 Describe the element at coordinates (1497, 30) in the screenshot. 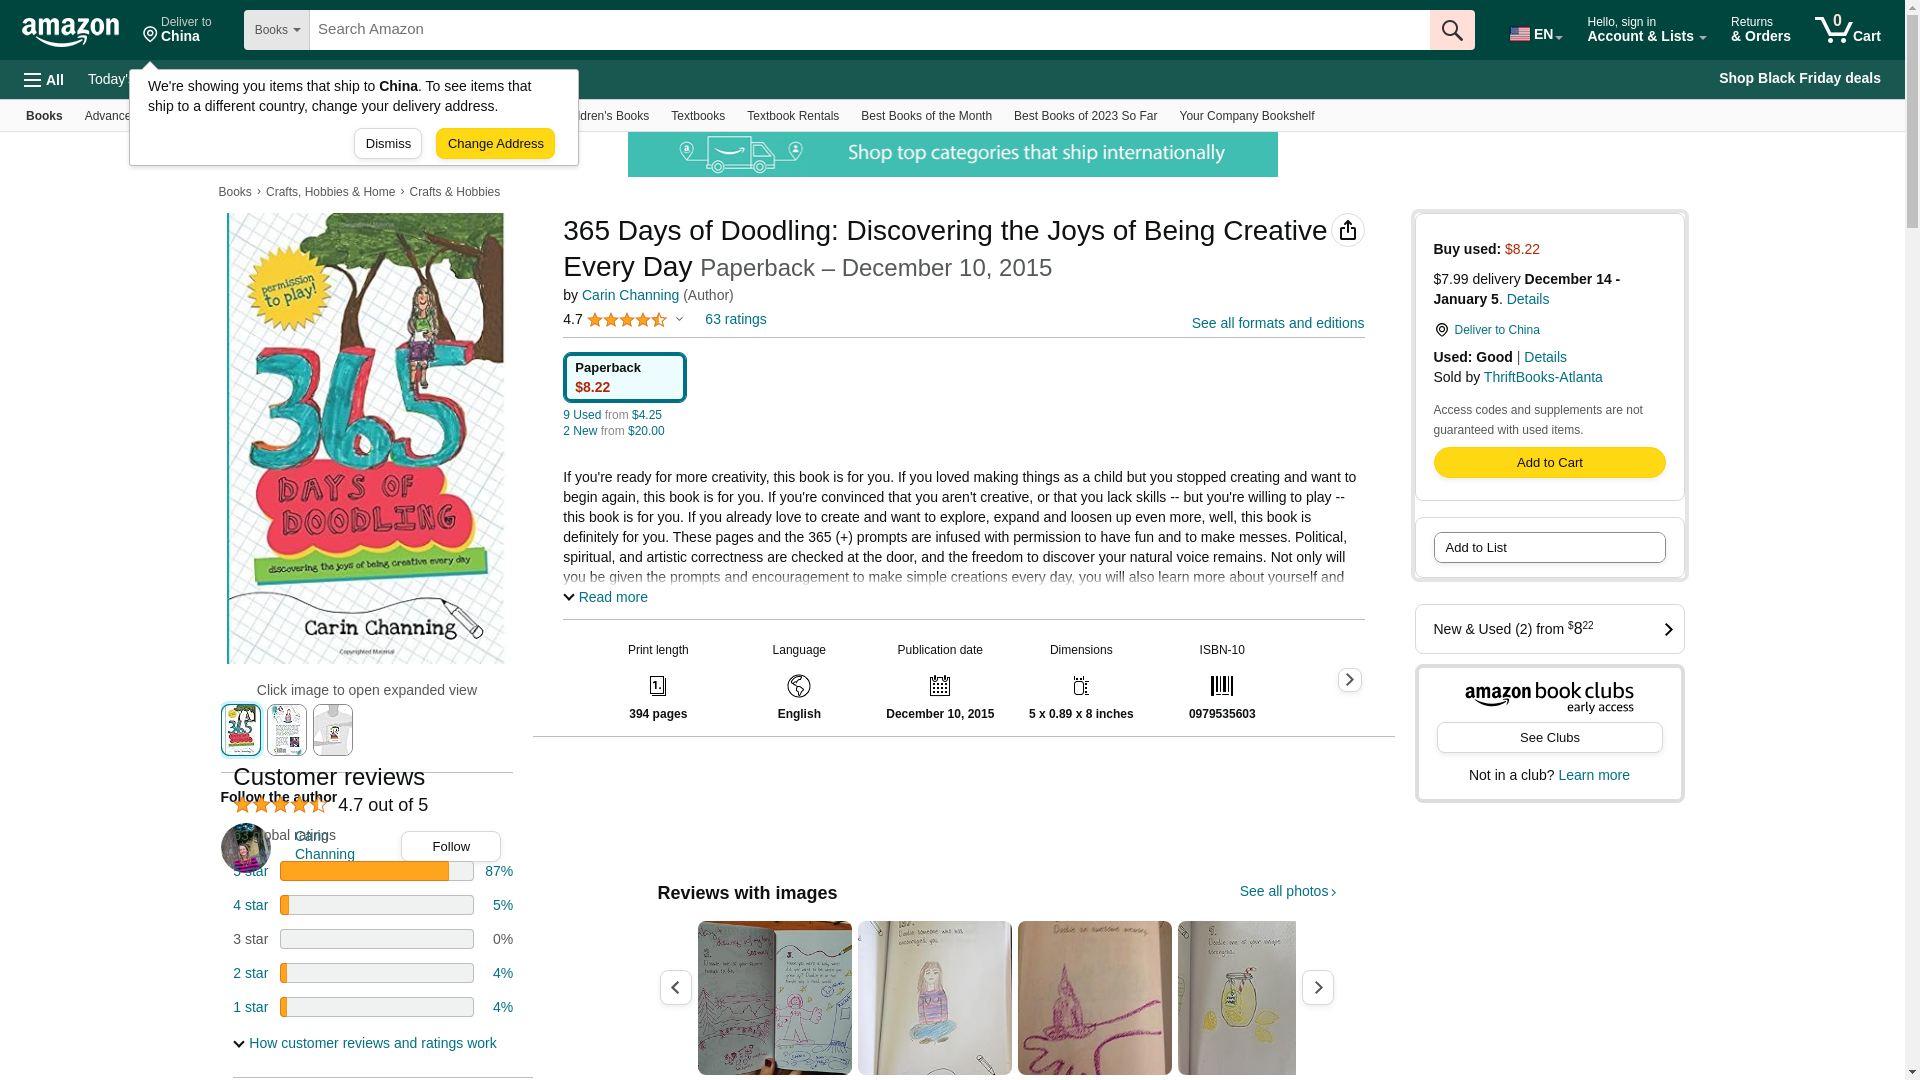

I see `'EN'` at that location.